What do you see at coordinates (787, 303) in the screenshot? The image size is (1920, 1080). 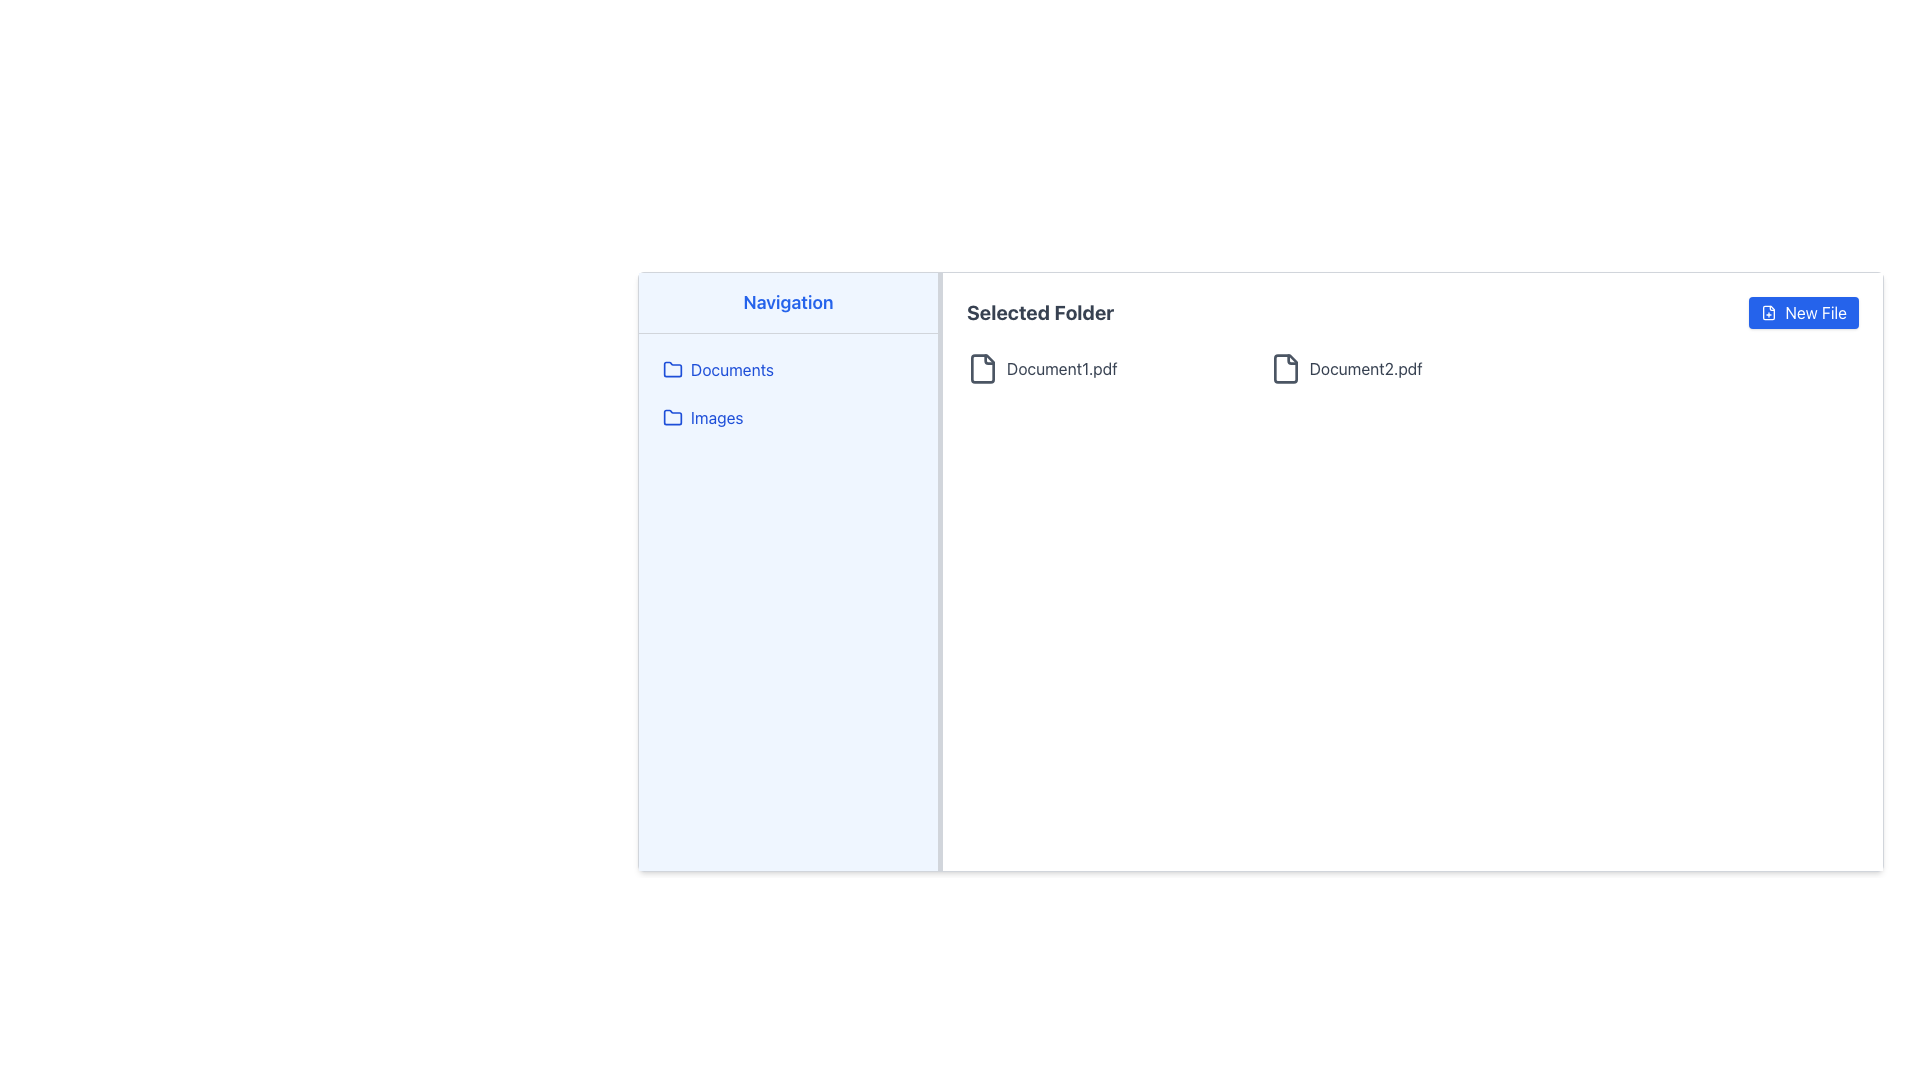 I see `text content of the heading label located at the top-left of the navigation sidebar, above 'Documents' and 'Images'` at bounding box center [787, 303].